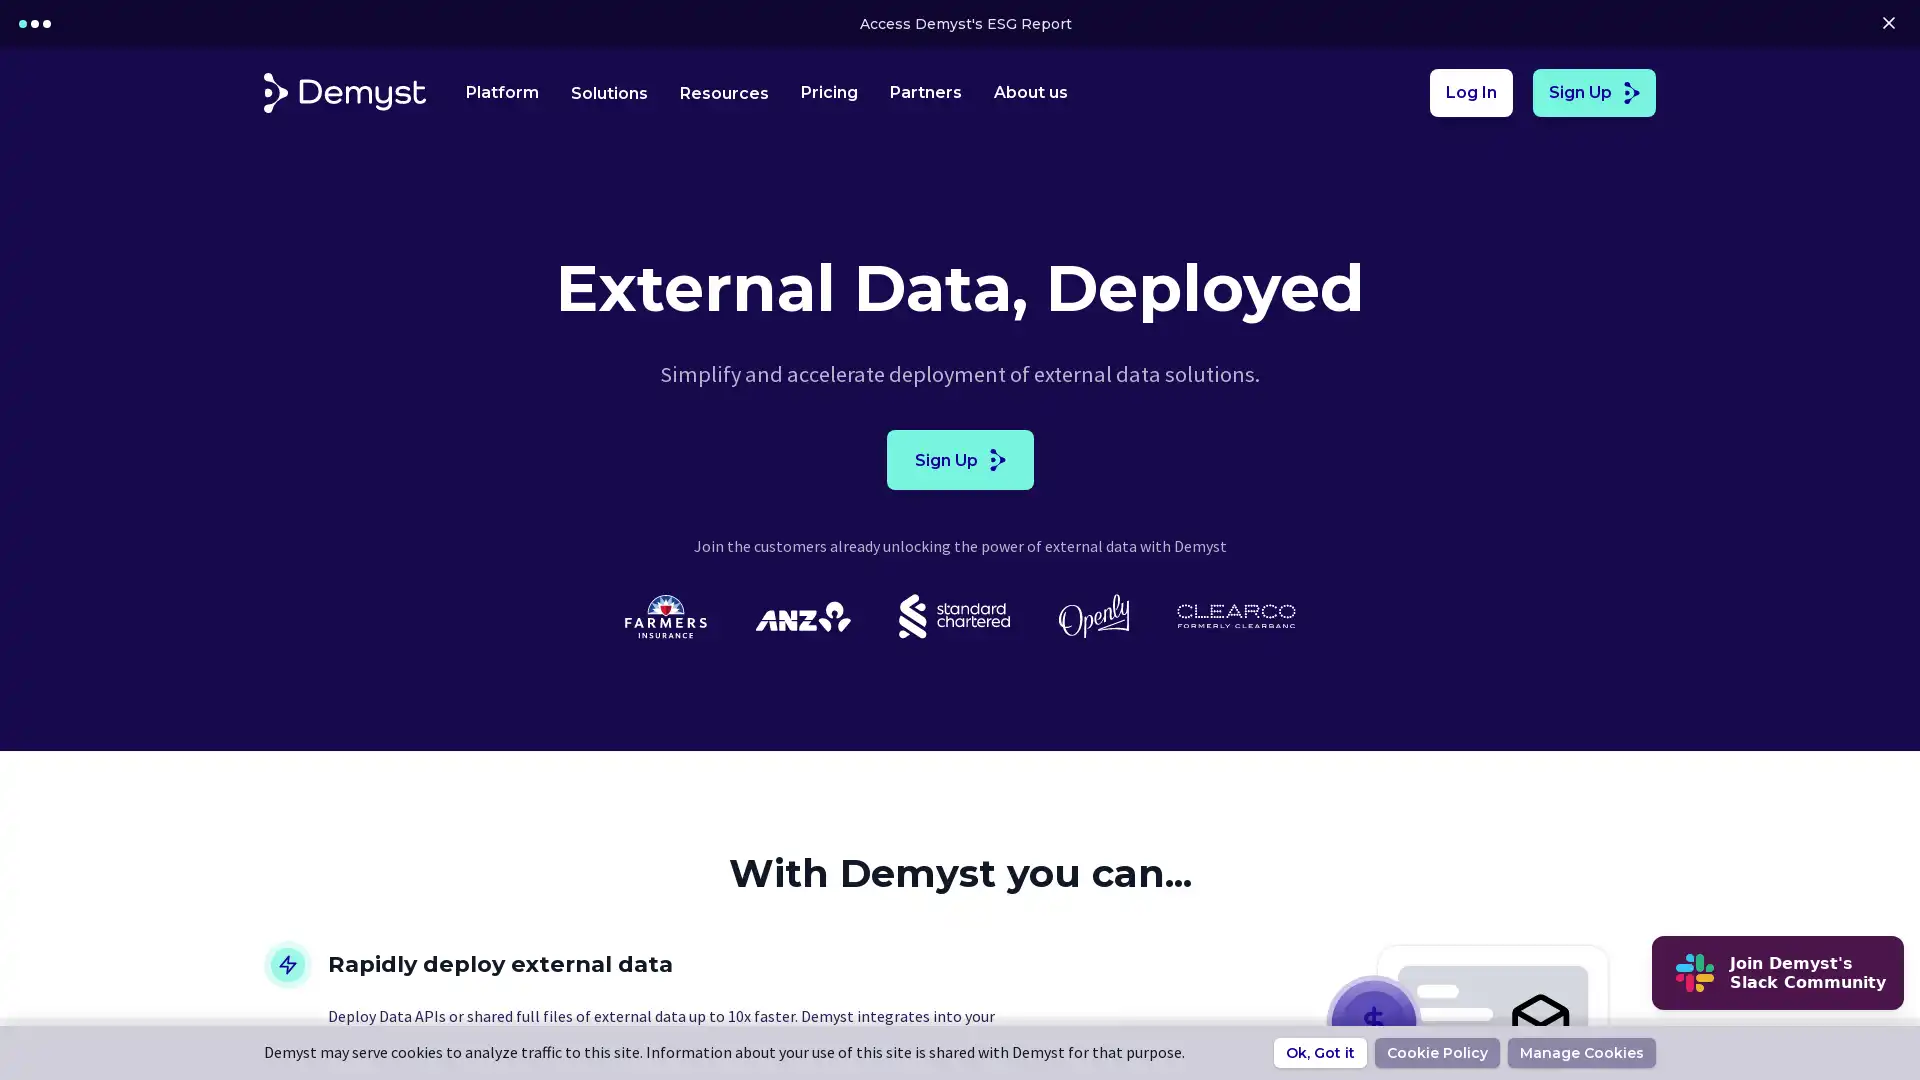 The height and width of the screenshot is (1080, 1920). I want to click on Solutions, so click(608, 92).